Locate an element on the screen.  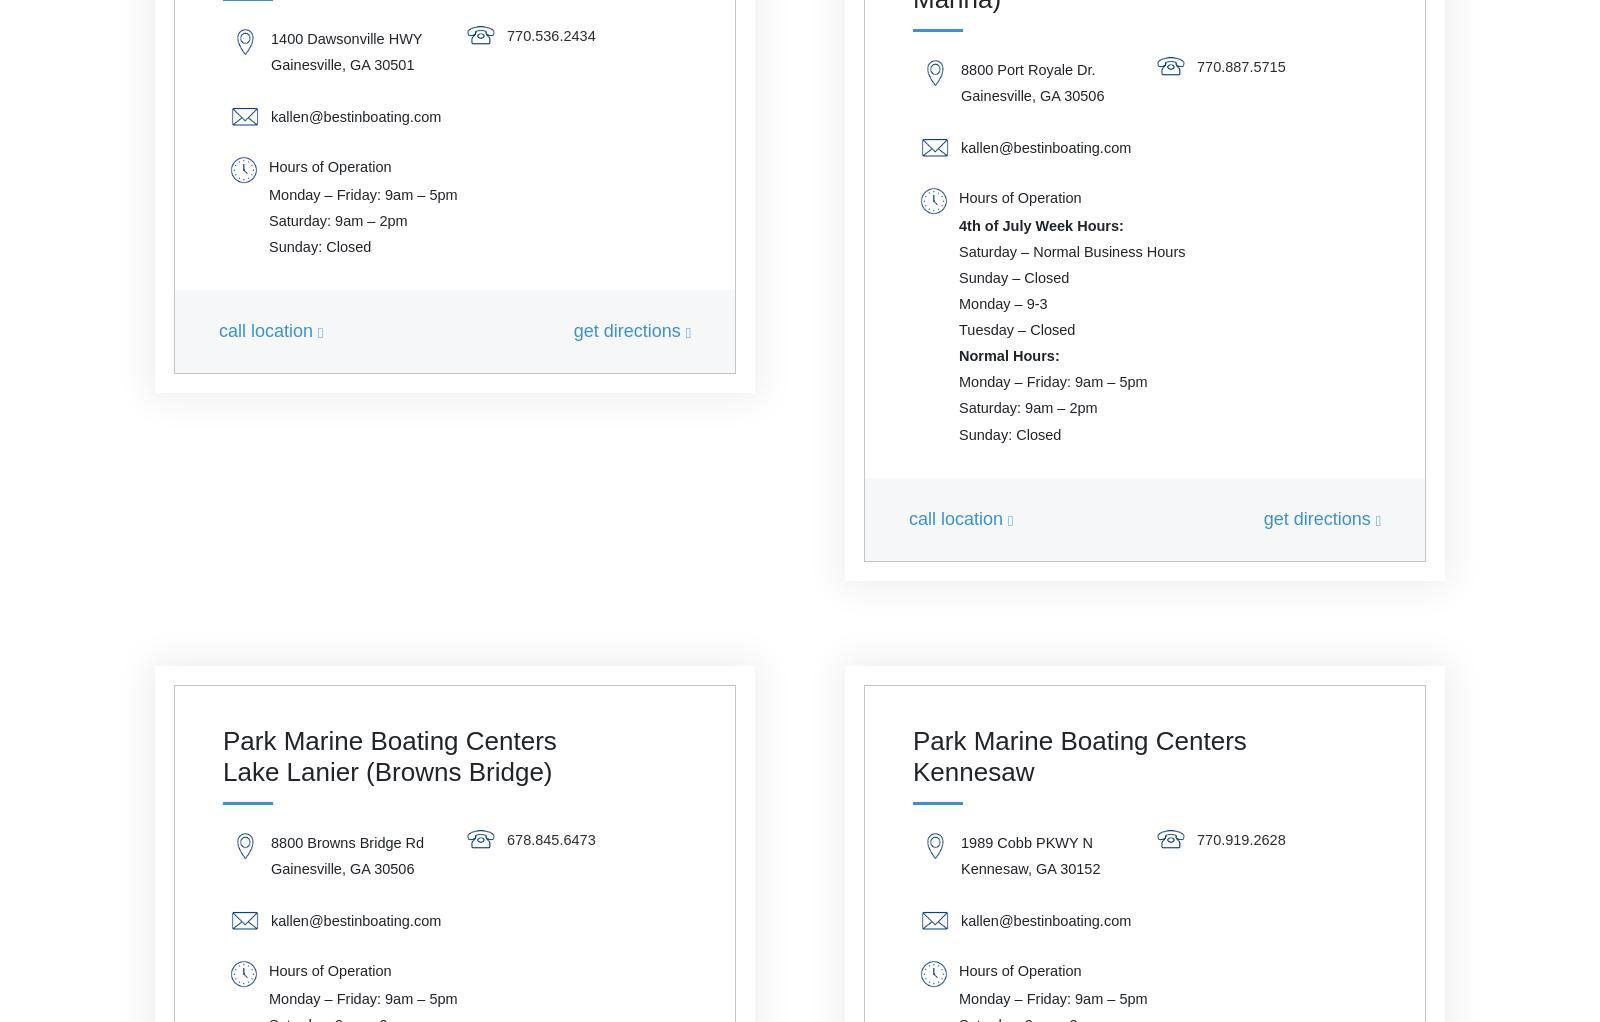
'Tuesday – Closed' is located at coordinates (1016, 330).